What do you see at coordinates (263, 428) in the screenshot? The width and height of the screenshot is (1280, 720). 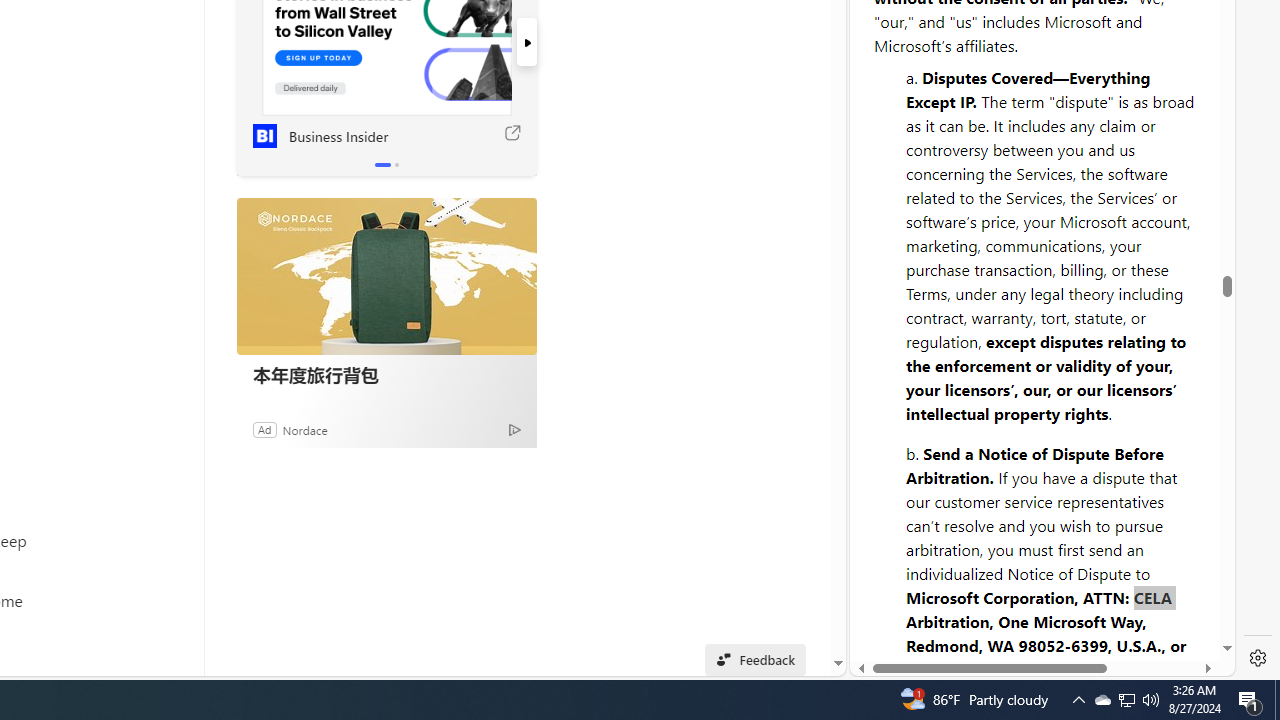 I see `'Ad'` at bounding box center [263, 428].